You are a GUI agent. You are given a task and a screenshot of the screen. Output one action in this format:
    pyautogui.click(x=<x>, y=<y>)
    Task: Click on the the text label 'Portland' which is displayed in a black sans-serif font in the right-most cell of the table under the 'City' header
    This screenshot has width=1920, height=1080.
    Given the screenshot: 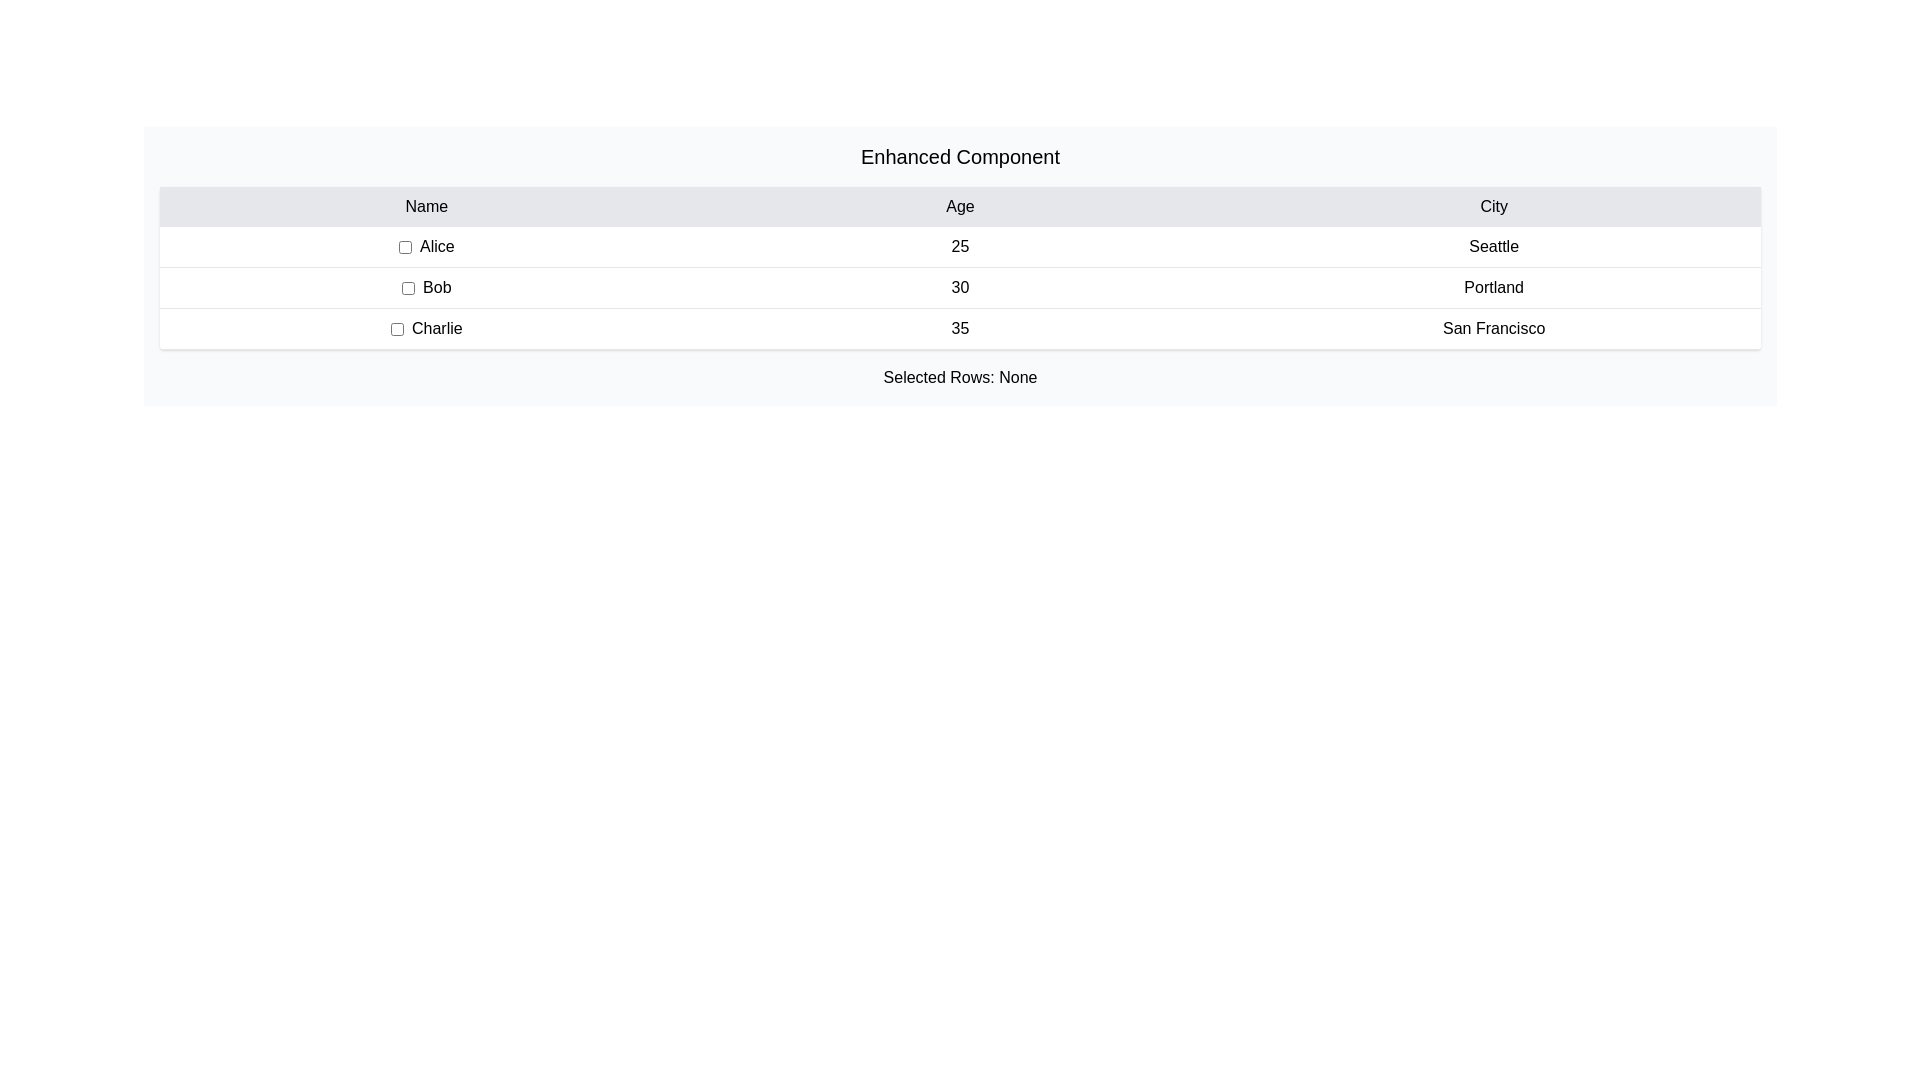 What is the action you would take?
    pyautogui.click(x=1494, y=288)
    